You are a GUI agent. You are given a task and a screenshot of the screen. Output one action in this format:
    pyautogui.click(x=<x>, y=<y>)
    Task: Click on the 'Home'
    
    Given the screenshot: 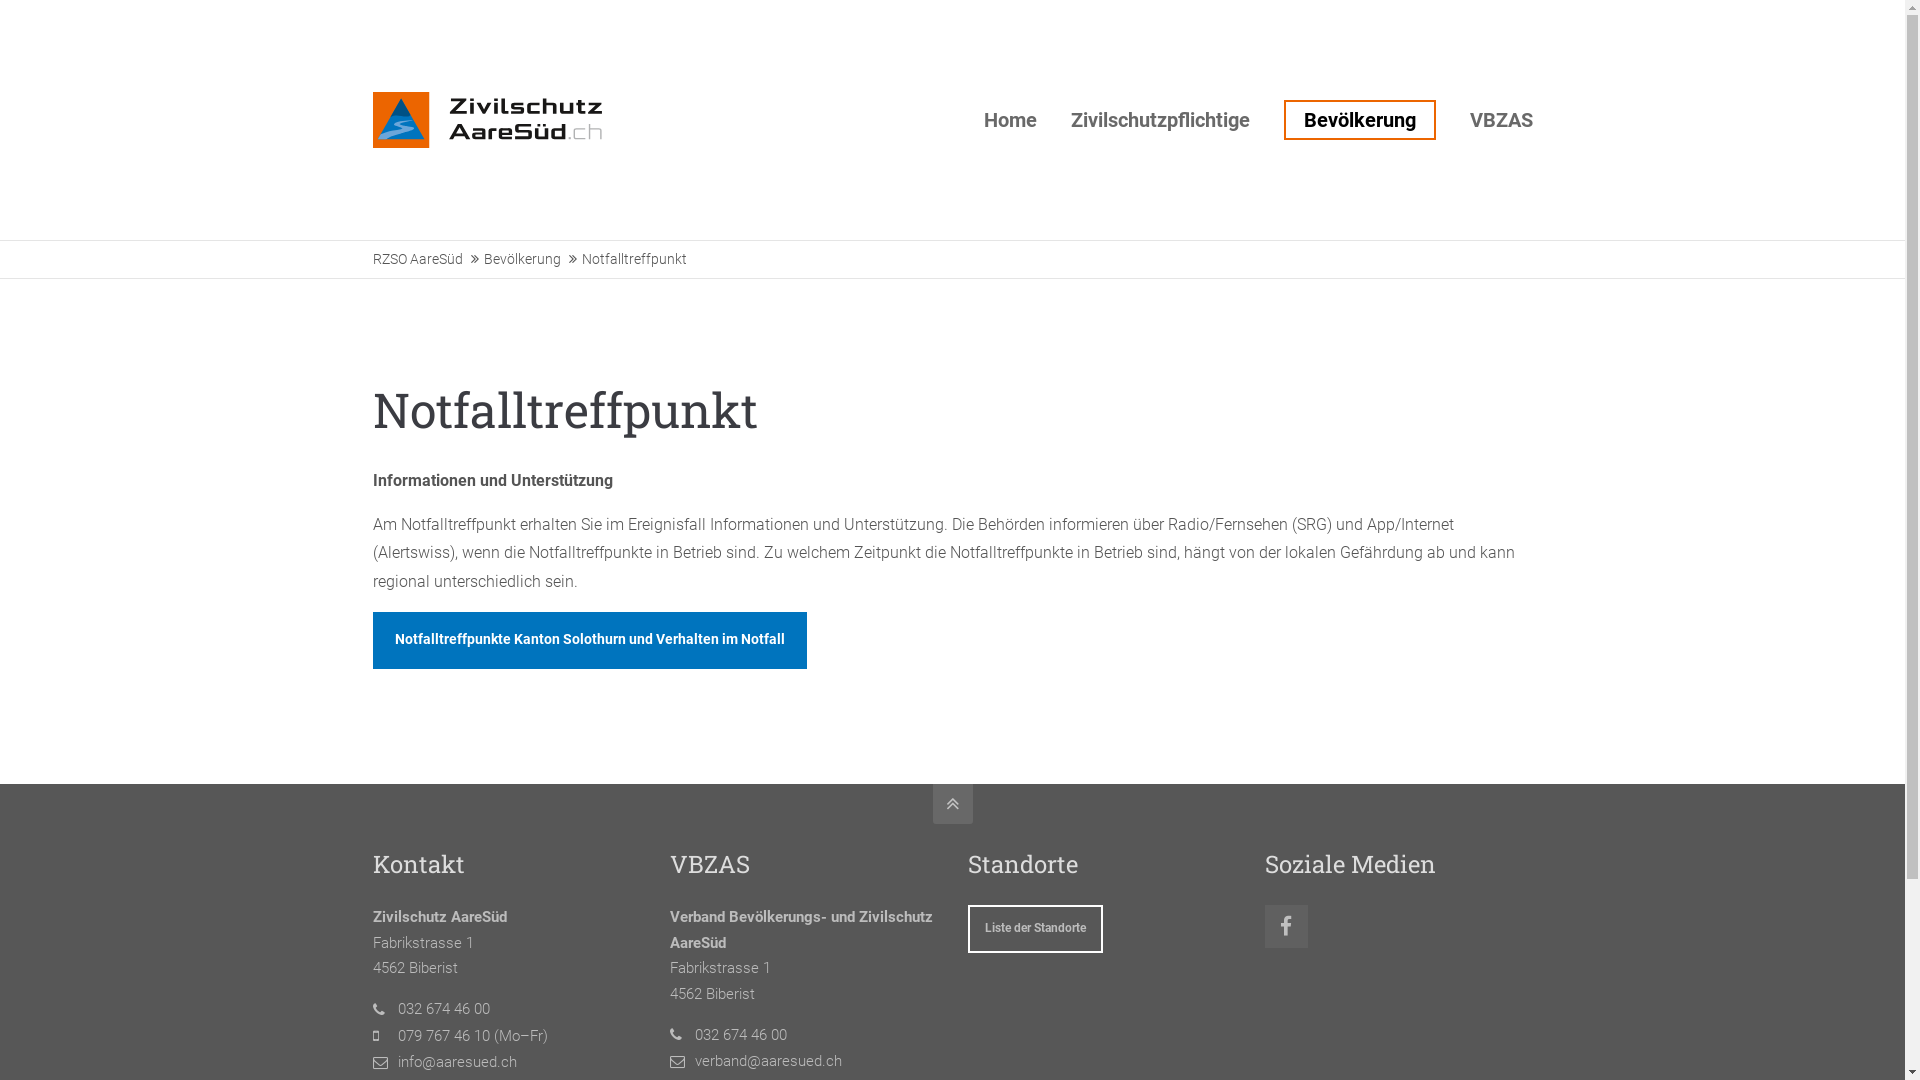 What is the action you would take?
    pyautogui.click(x=1010, y=119)
    